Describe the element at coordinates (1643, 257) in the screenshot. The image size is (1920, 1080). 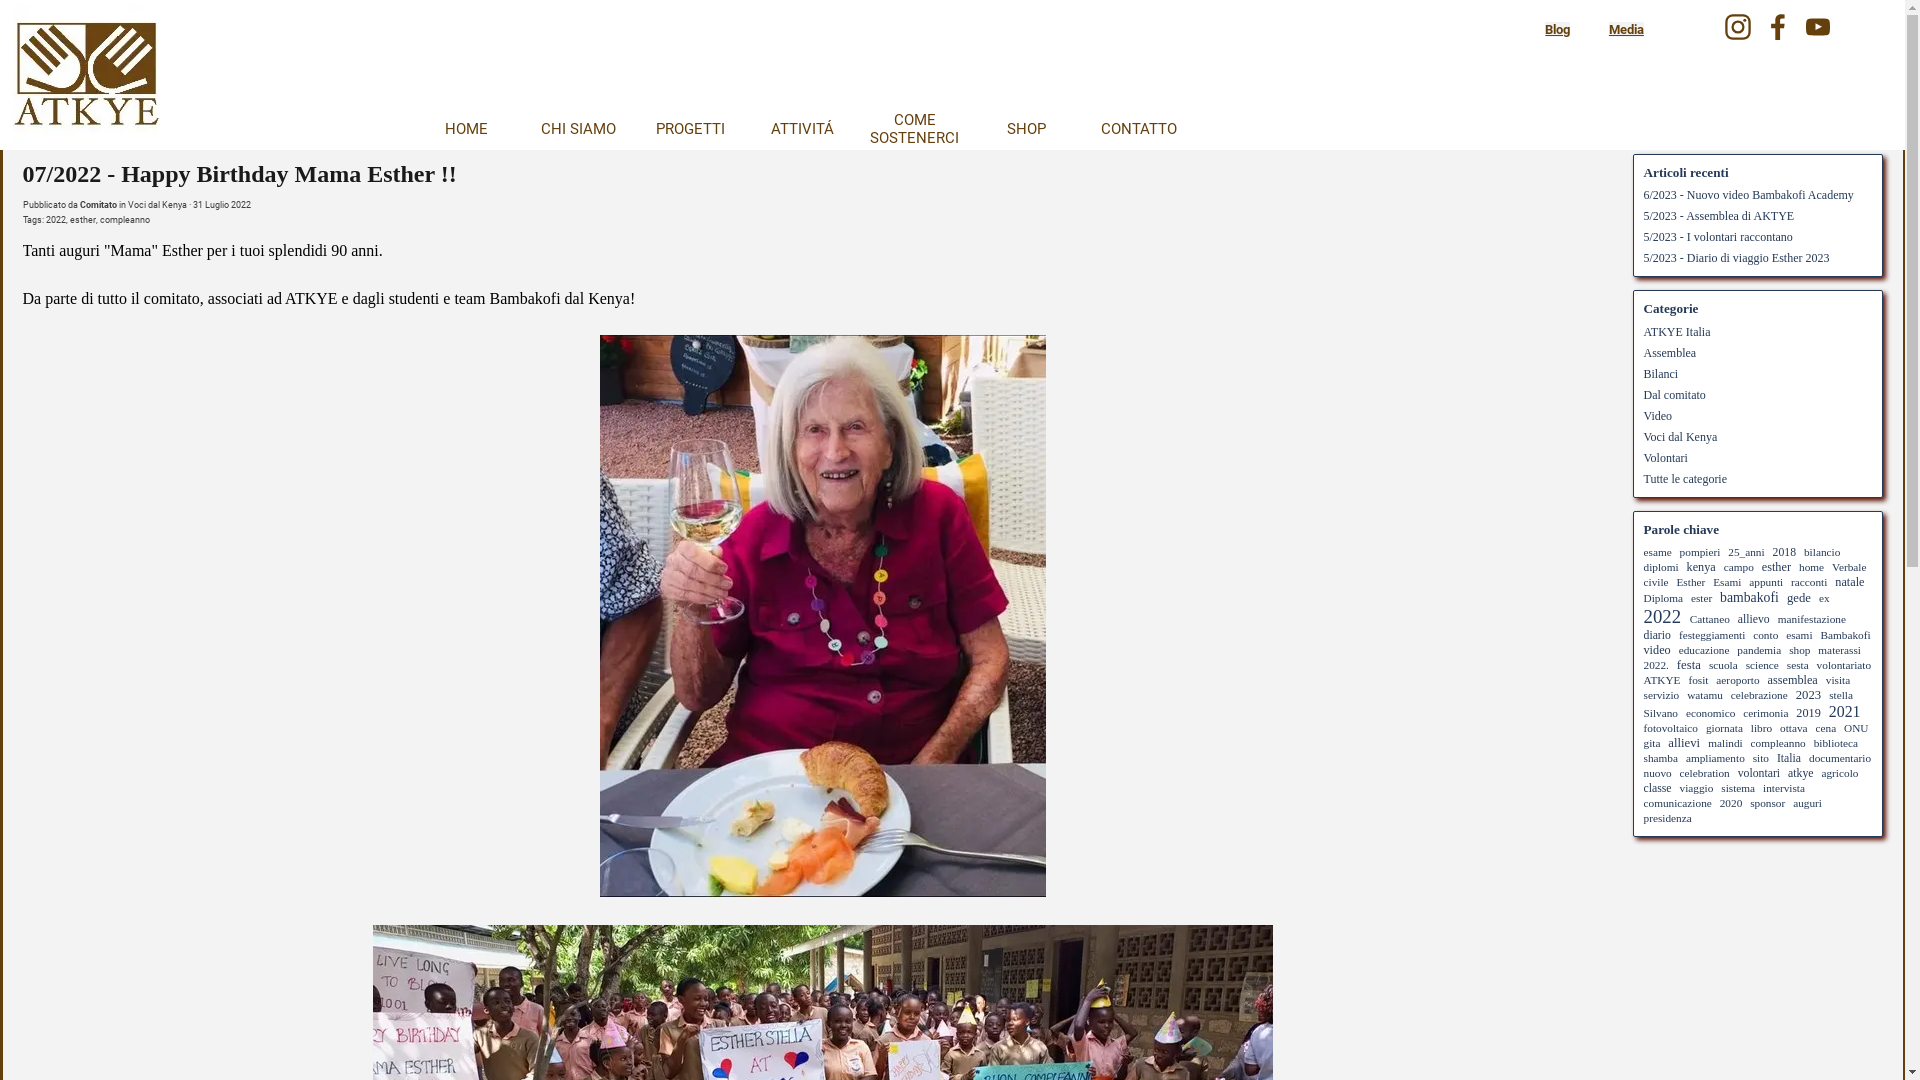
I see `'5/2023 - Diario di viaggio Esther 2023'` at that location.